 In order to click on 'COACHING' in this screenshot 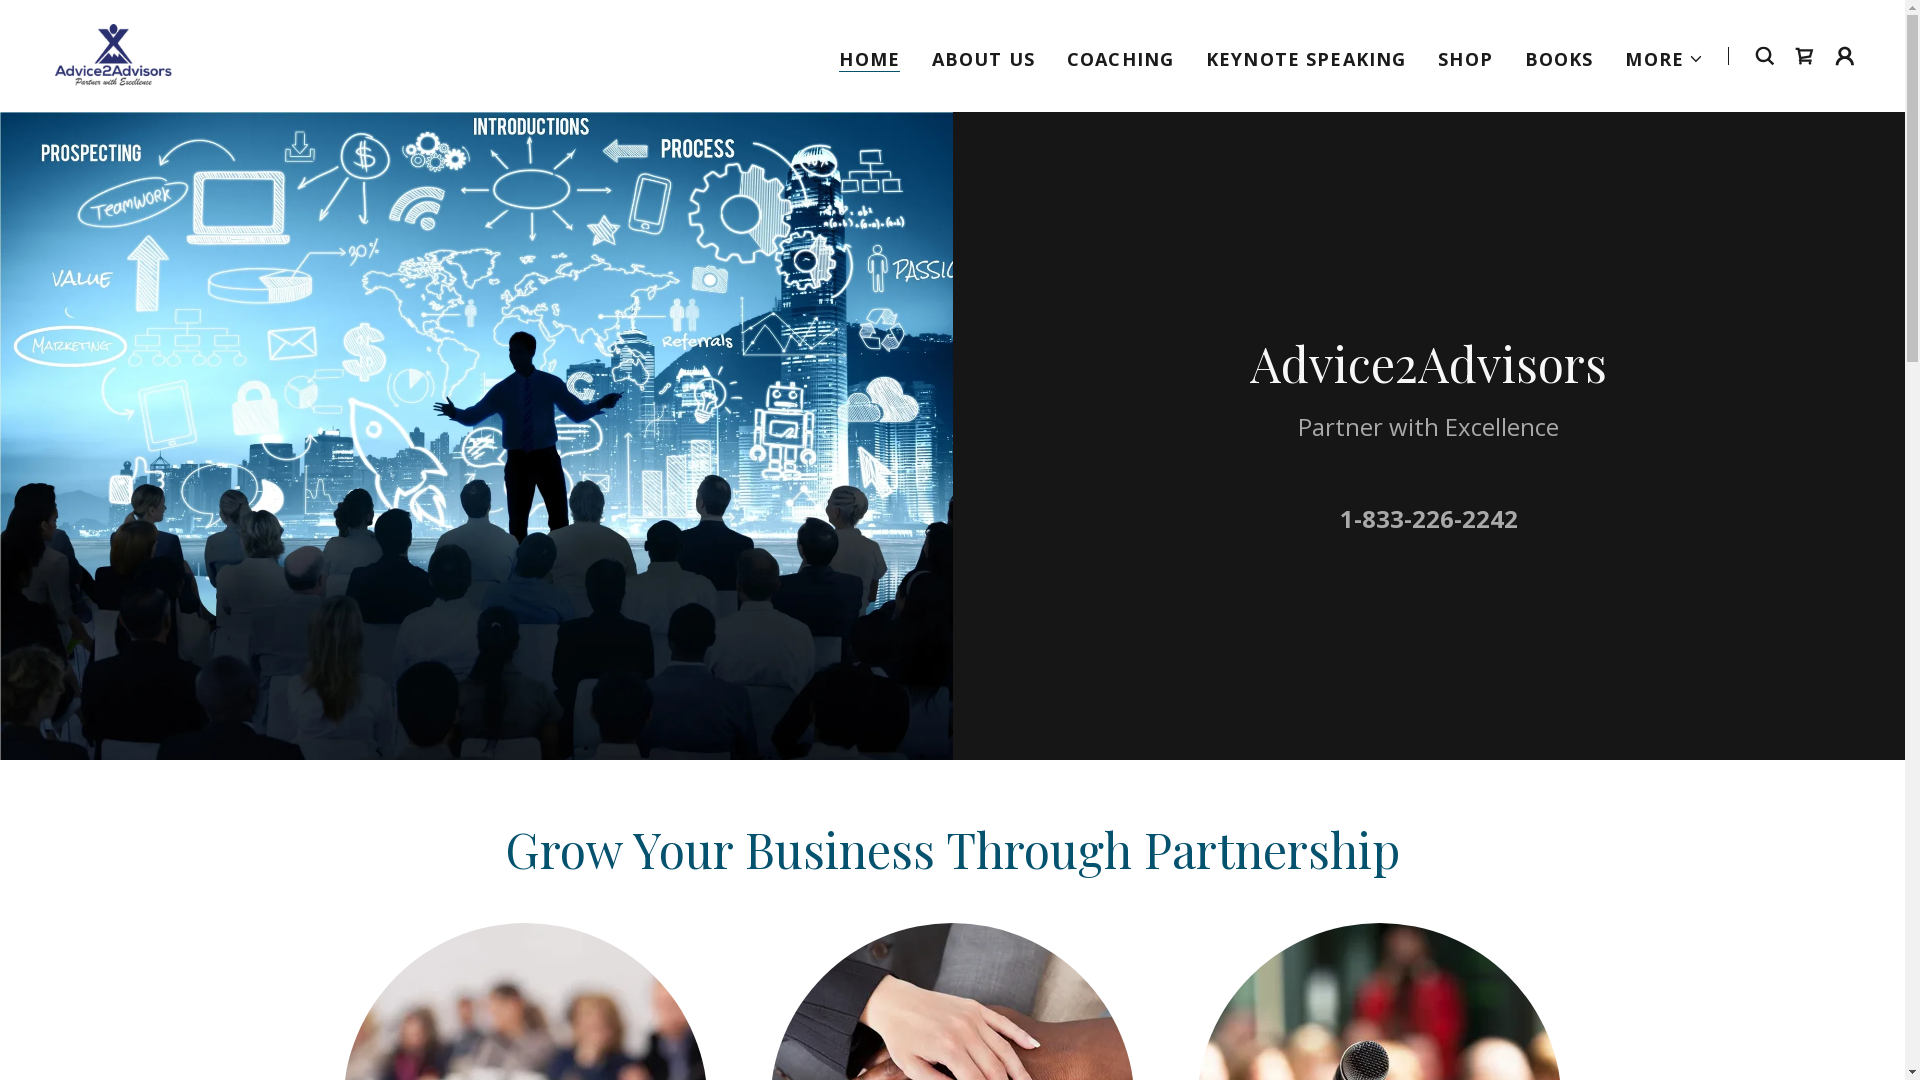, I will do `click(1120, 56)`.